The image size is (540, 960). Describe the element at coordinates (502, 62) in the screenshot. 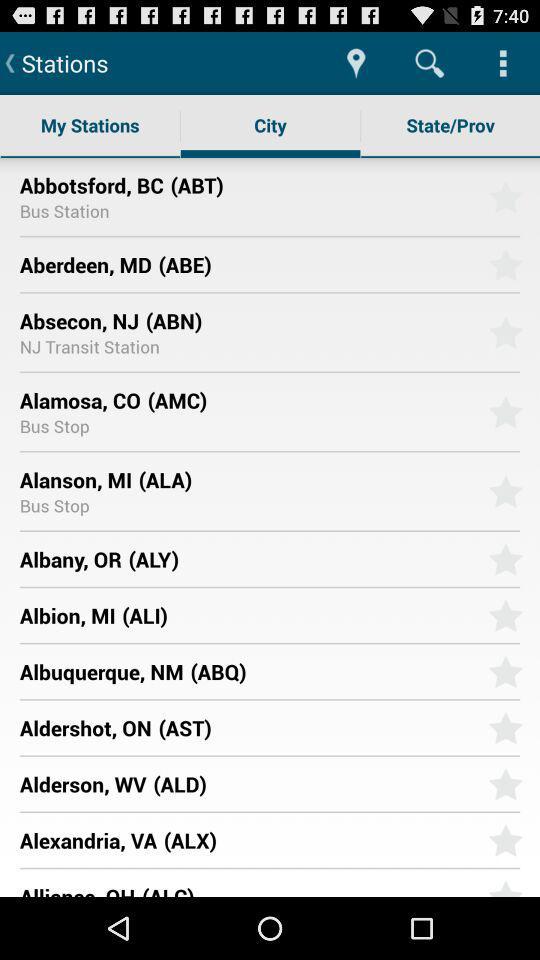

I see `app above state/prov app` at that location.